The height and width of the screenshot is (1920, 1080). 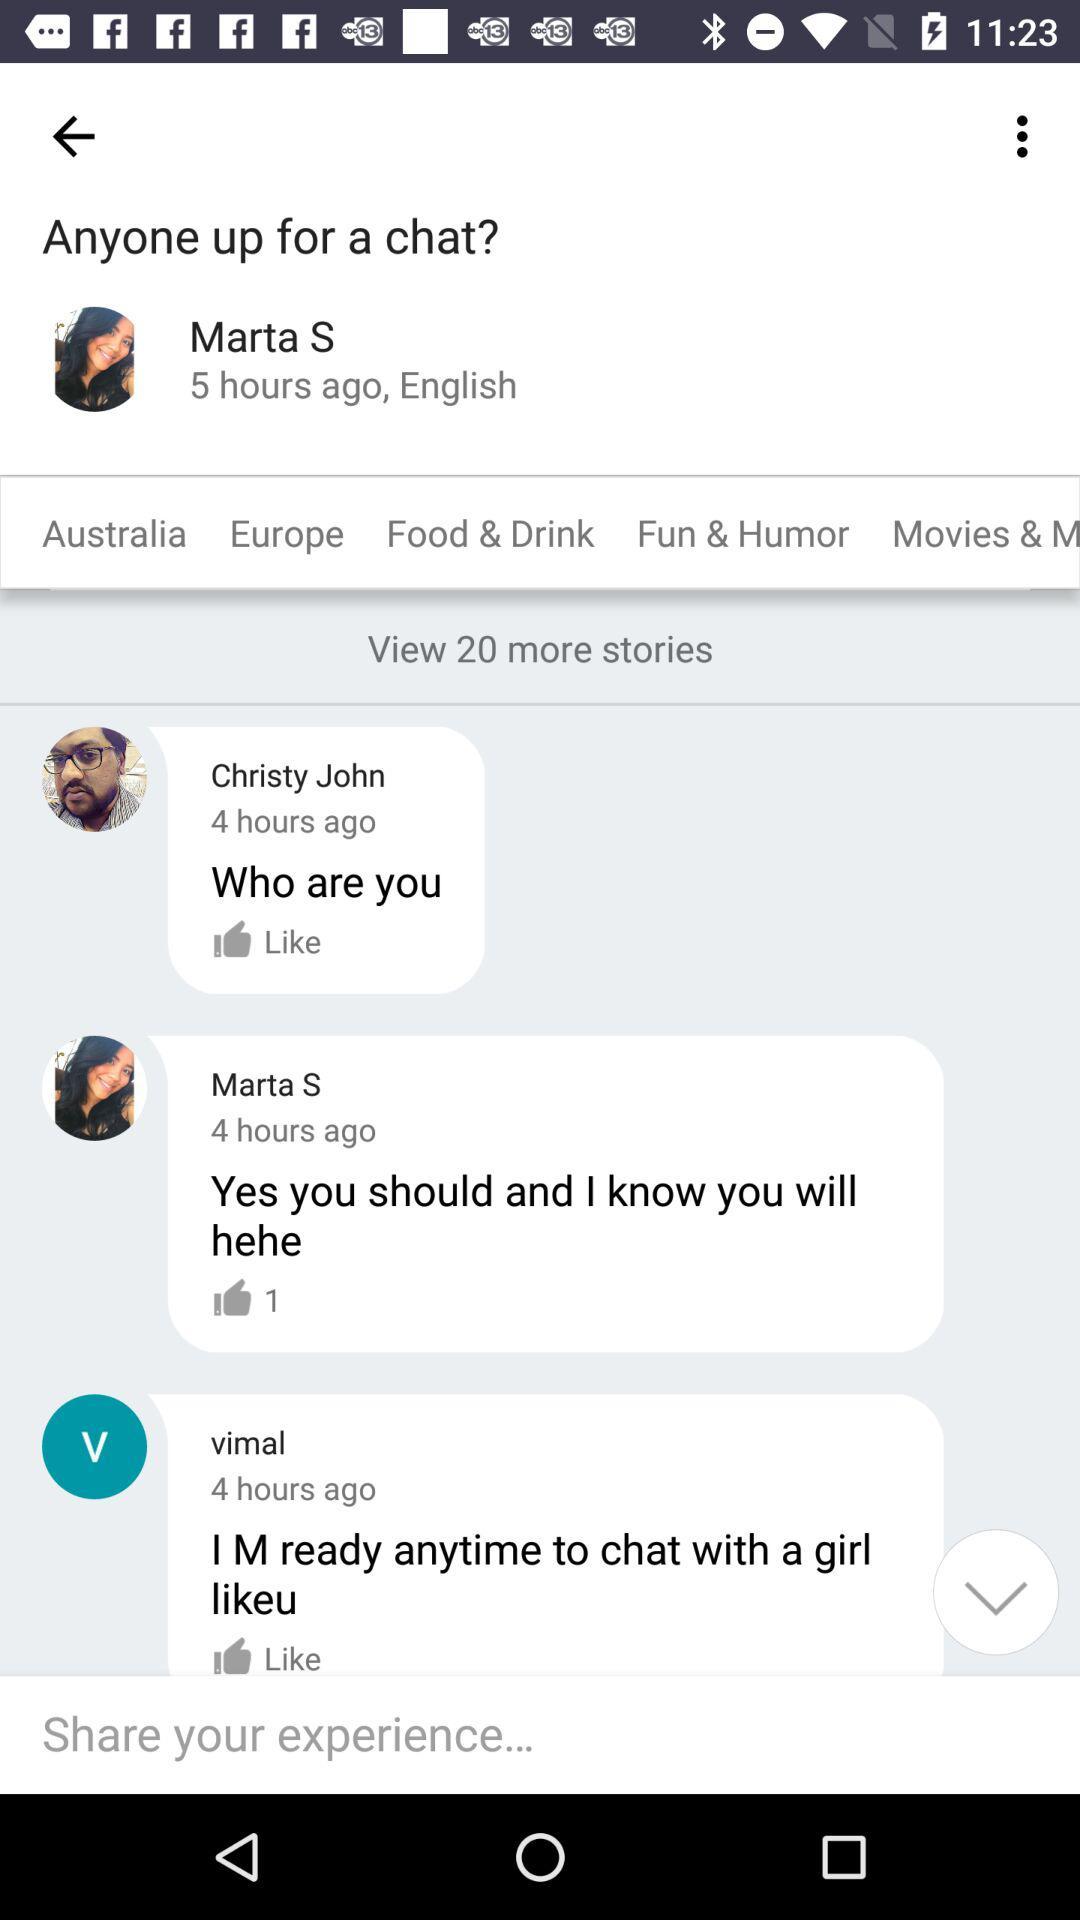 I want to click on drop down symbol at the bottom right corner of the page, so click(x=995, y=1591).